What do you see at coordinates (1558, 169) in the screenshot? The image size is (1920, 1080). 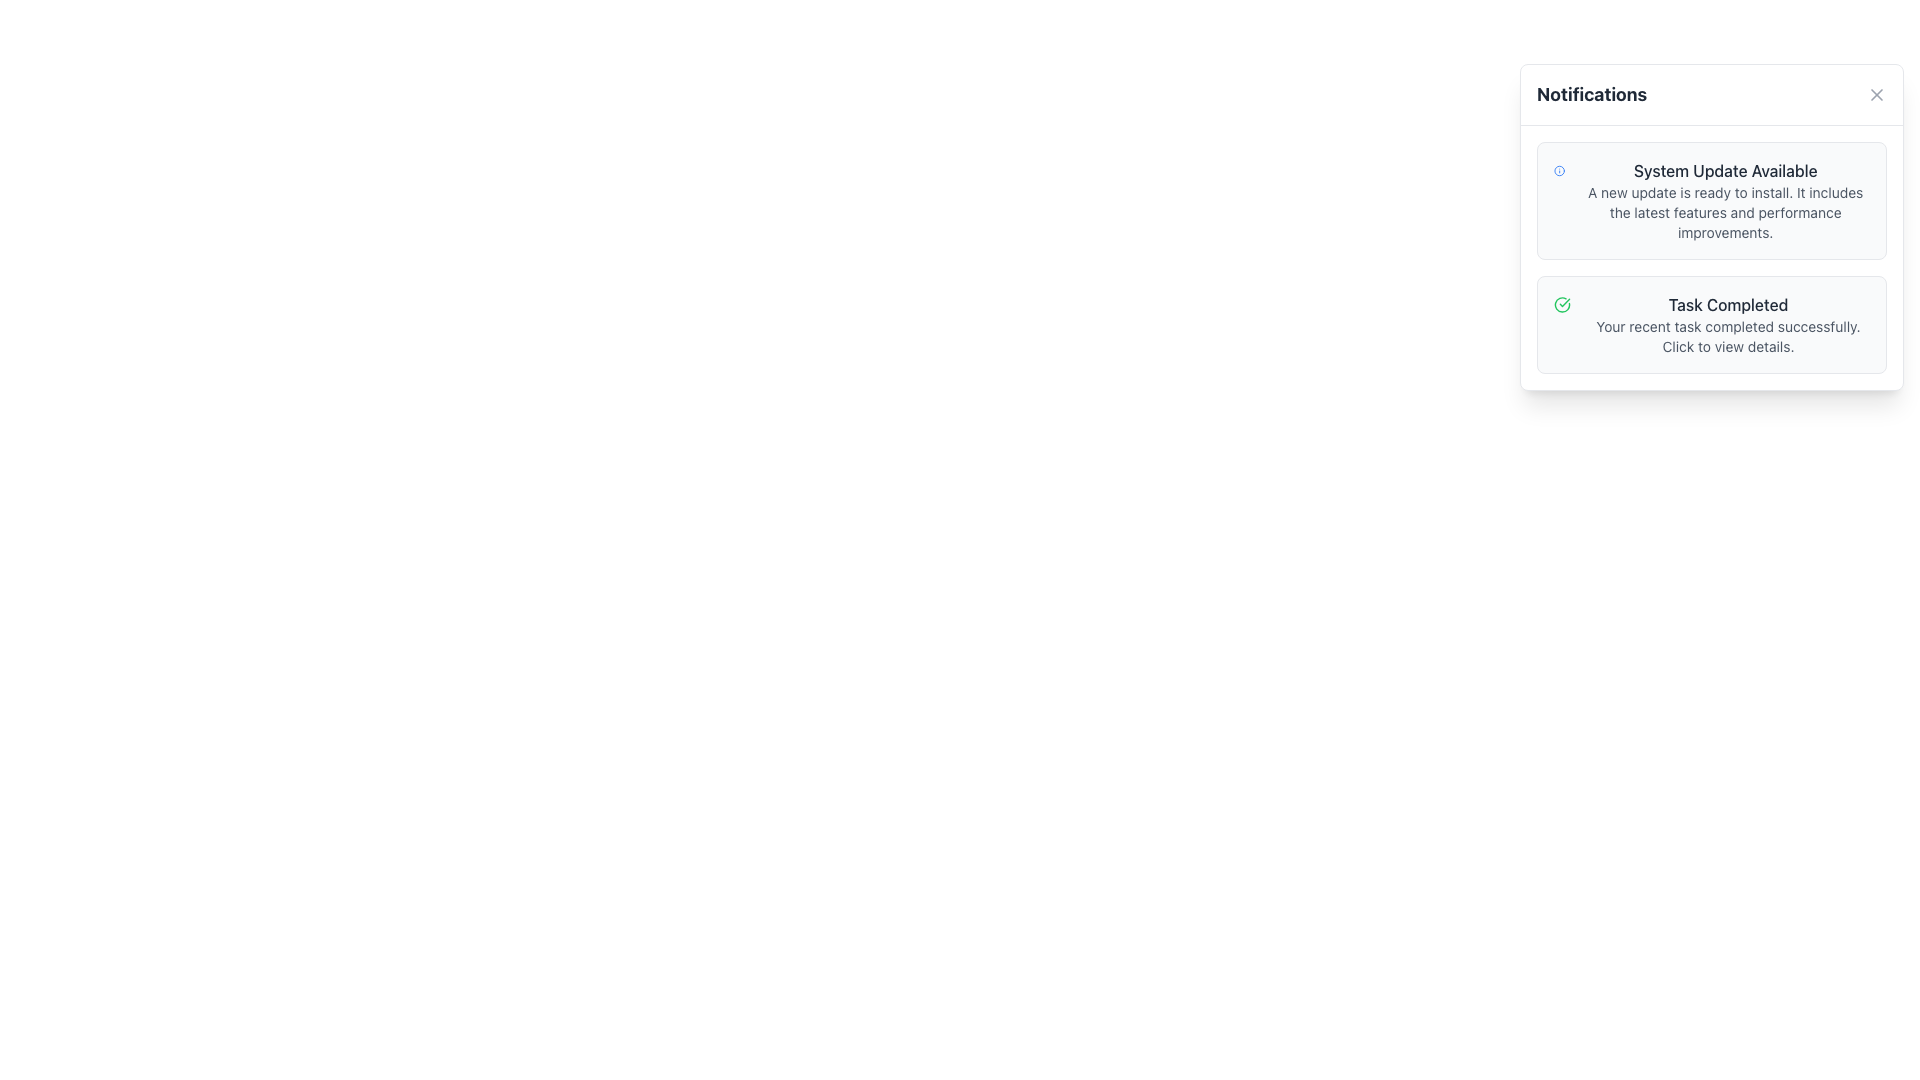 I see `the small circular blue icon with an outline and a center dot, located next to the text 'System Update Available' in the Notifications panel` at bounding box center [1558, 169].